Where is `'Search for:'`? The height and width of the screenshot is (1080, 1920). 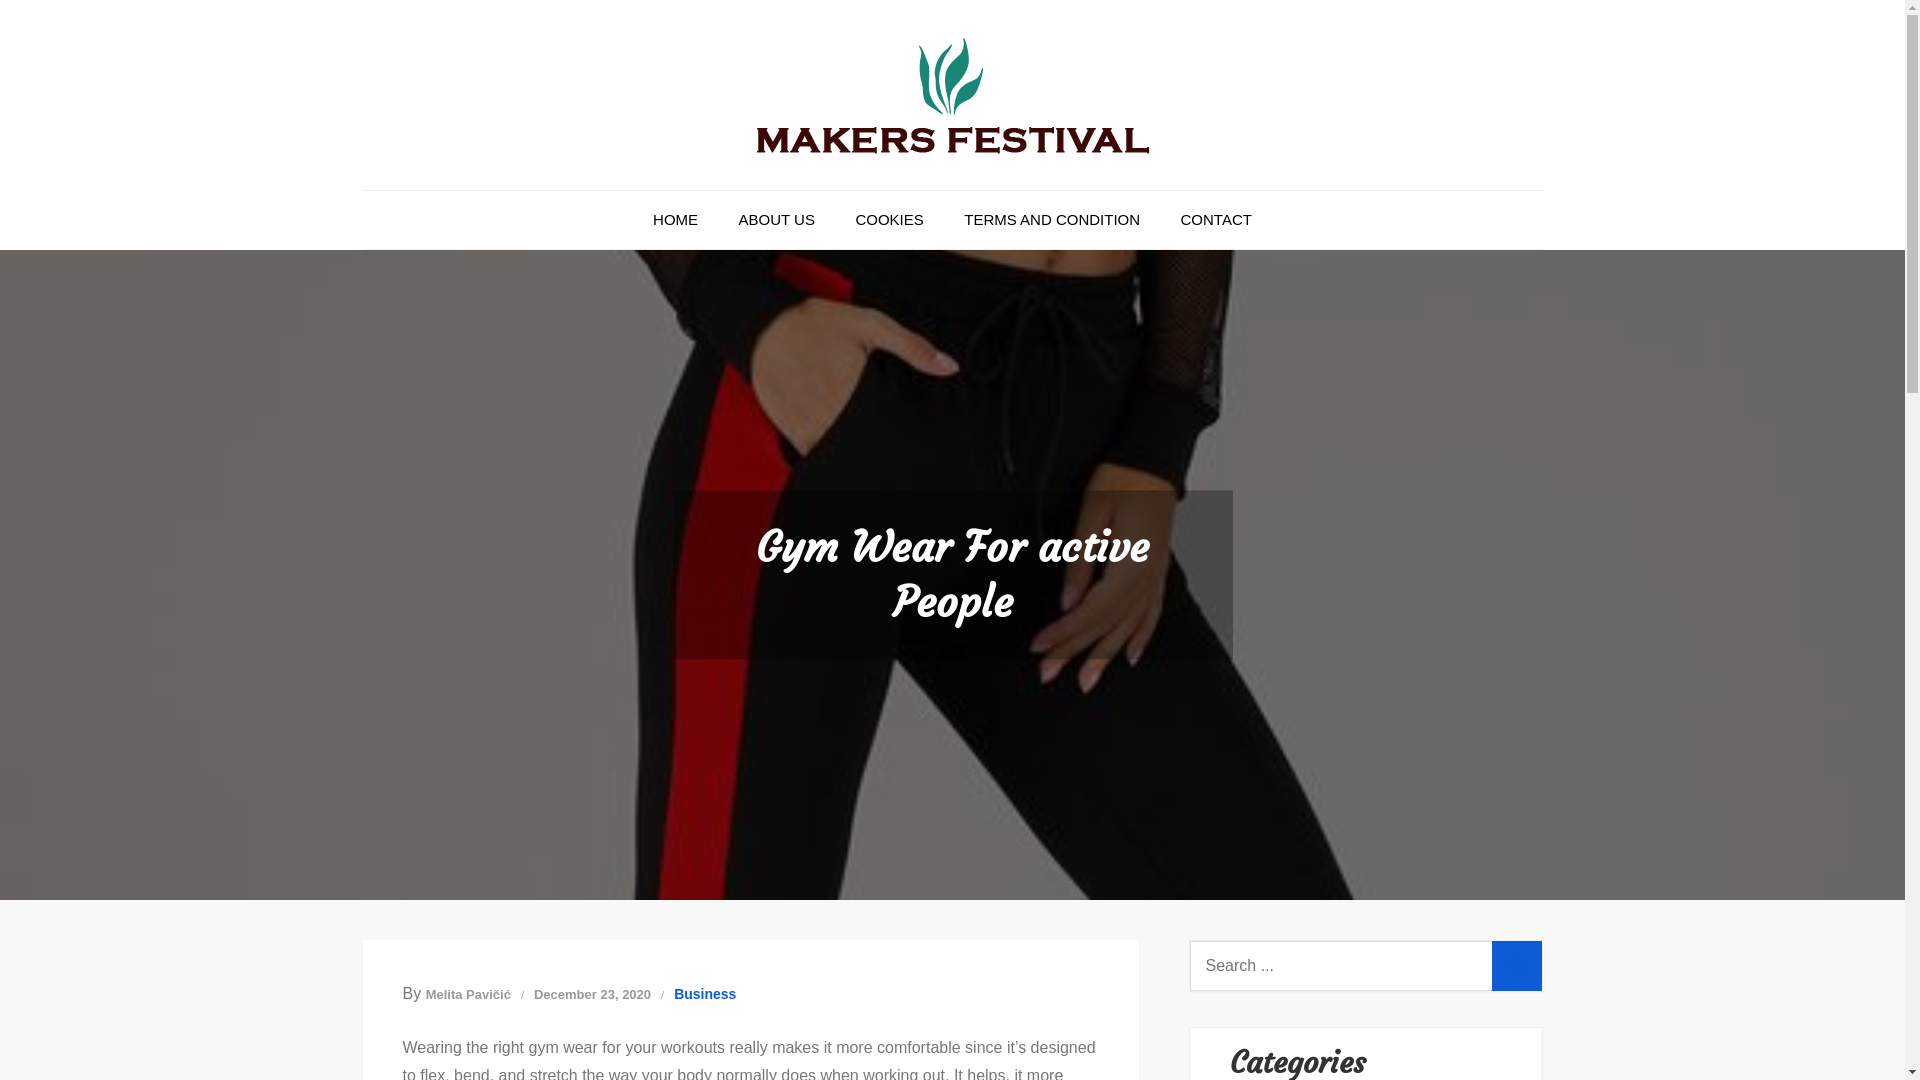
'Search for:' is located at coordinates (1365, 964).